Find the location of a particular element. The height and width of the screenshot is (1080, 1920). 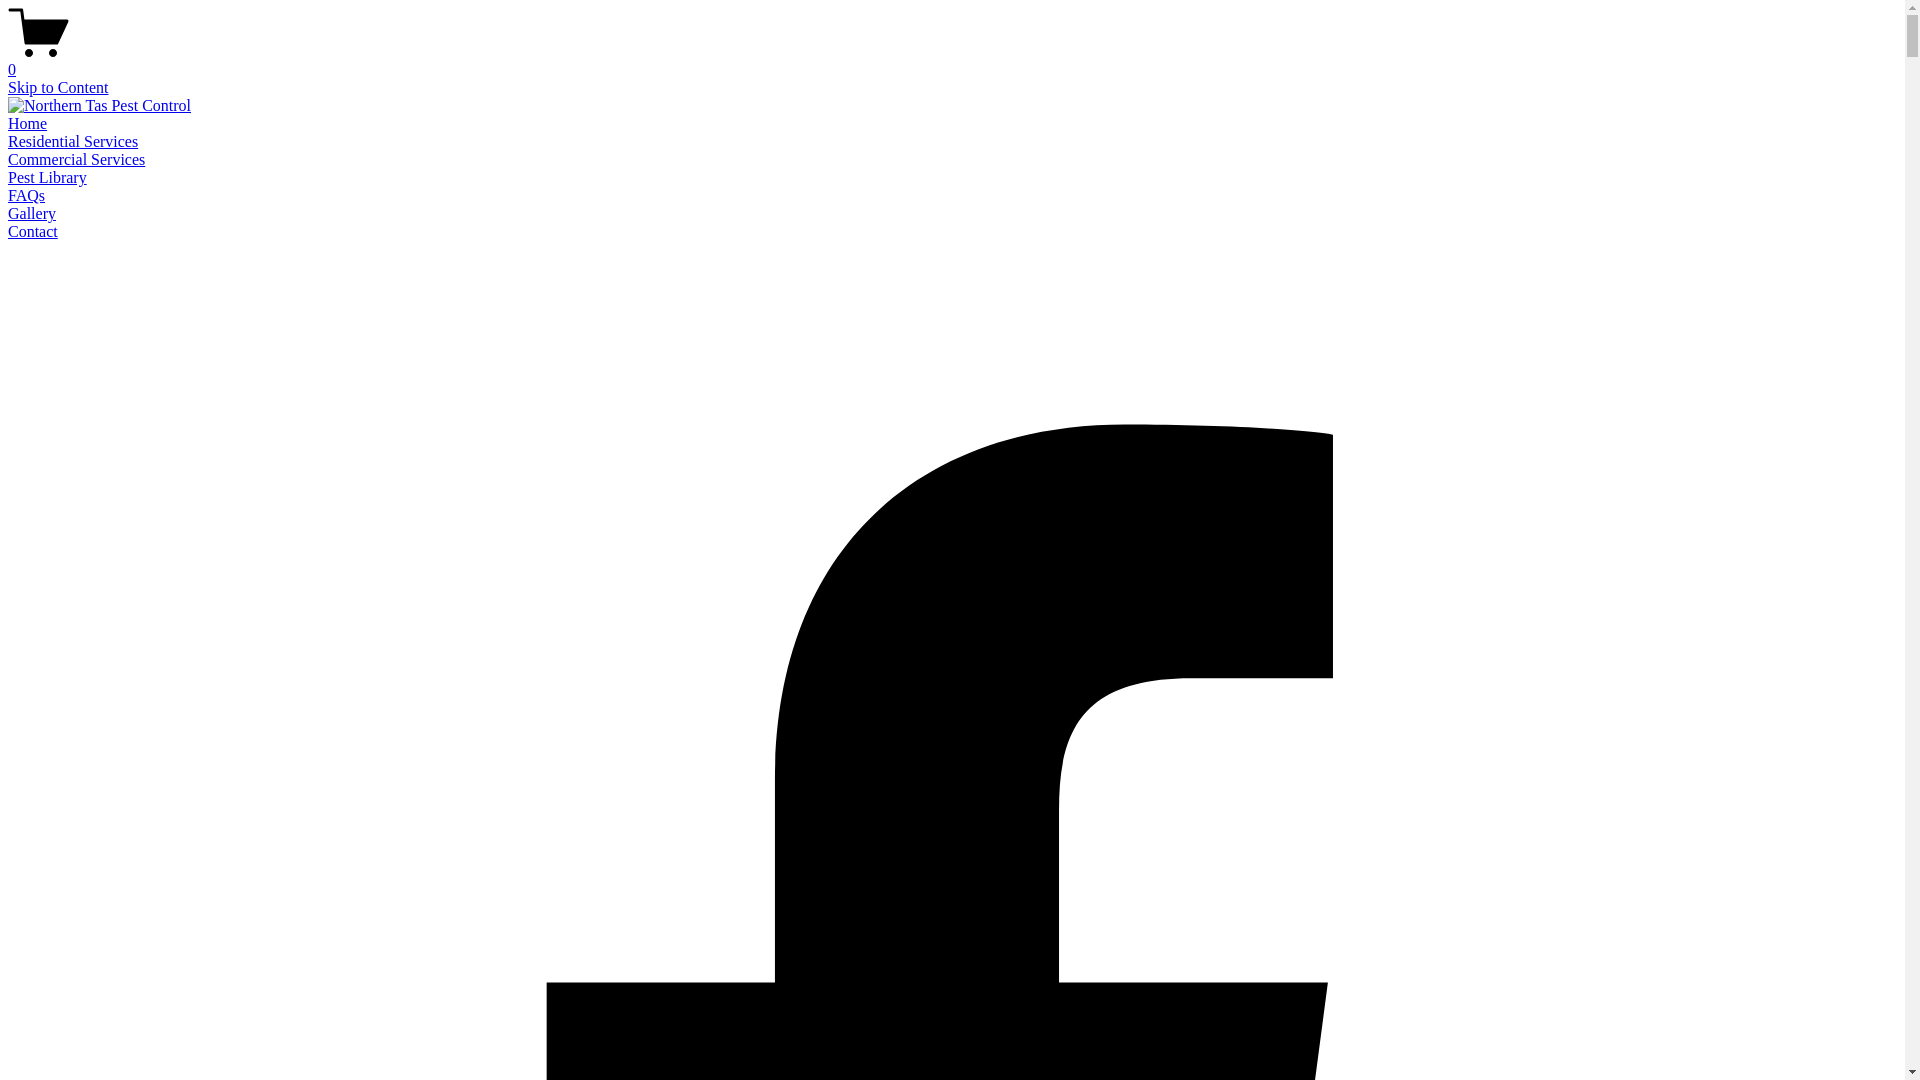

'Skip to Content' is located at coordinates (57, 86).